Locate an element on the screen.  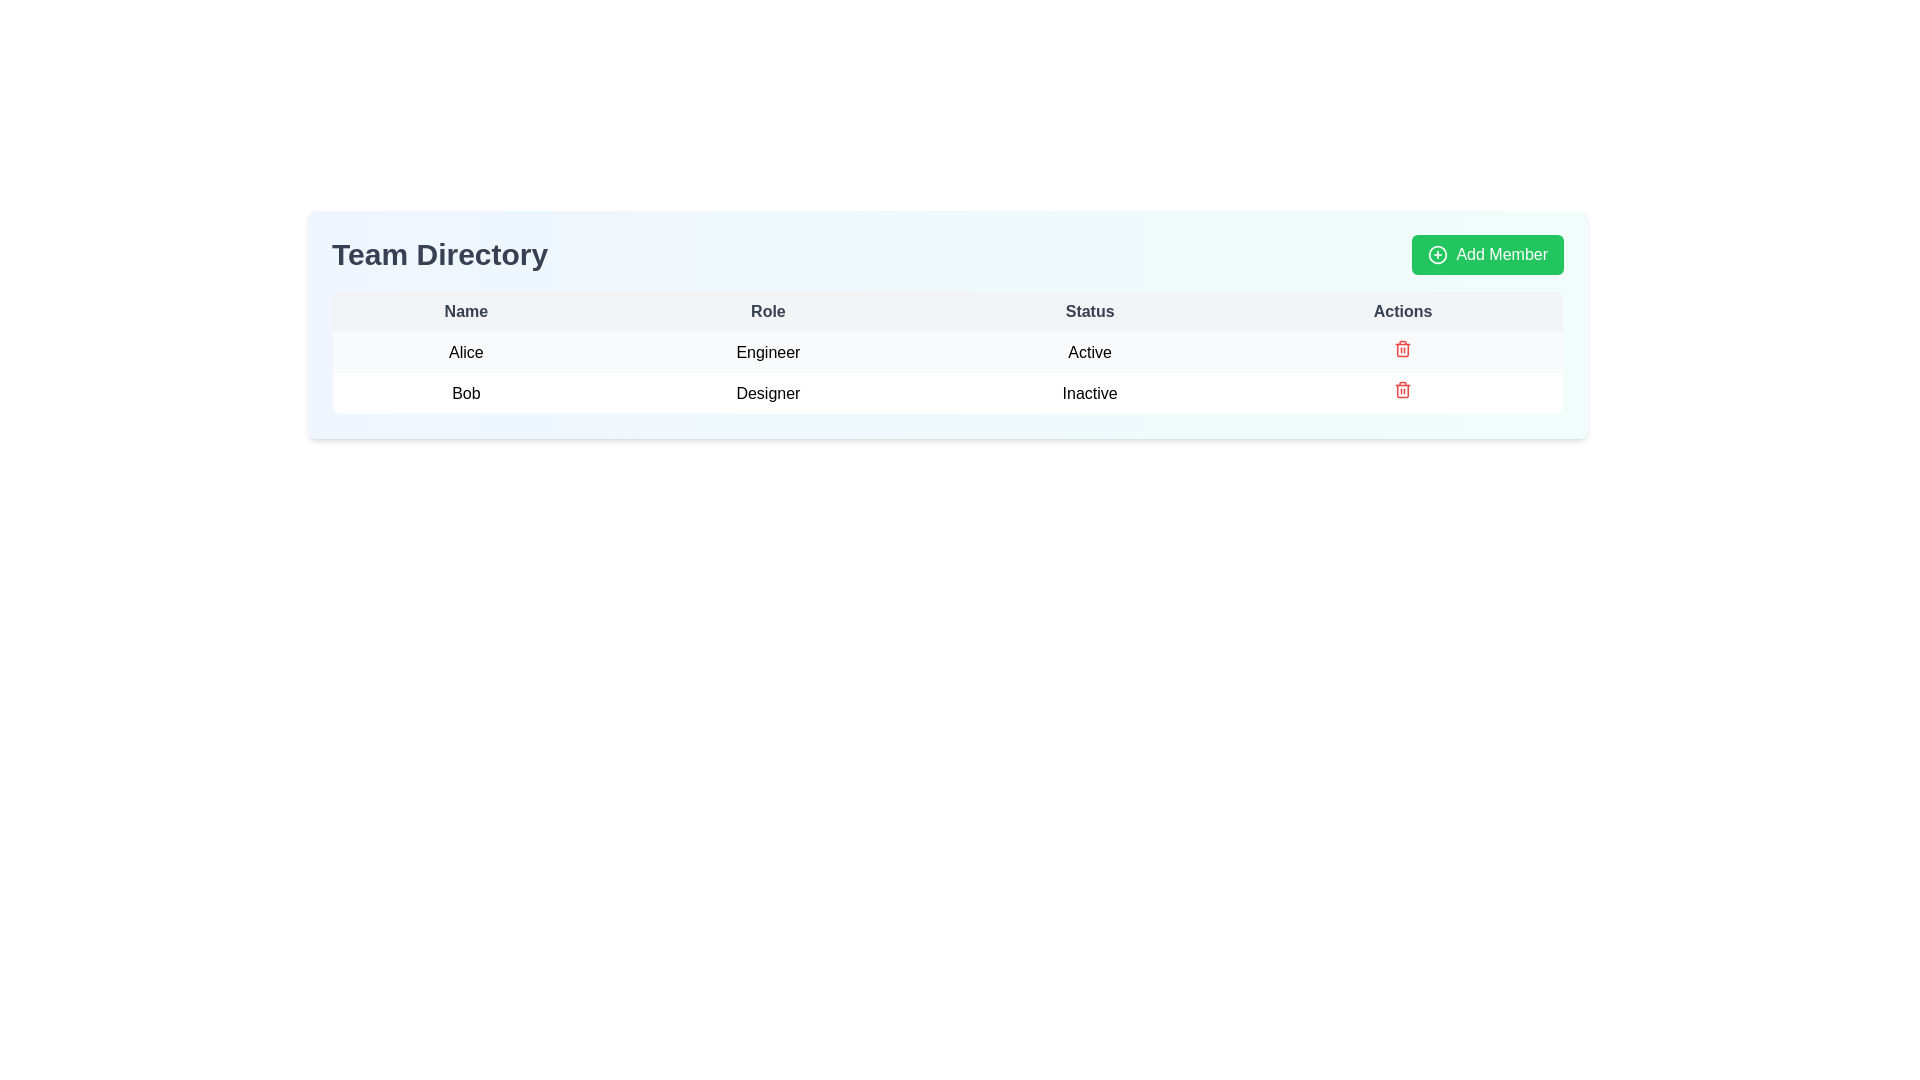
the text label displaying the status 'Inactive' for Bob, located in the second row and third column of the table is located at coordinates (1089, 393).